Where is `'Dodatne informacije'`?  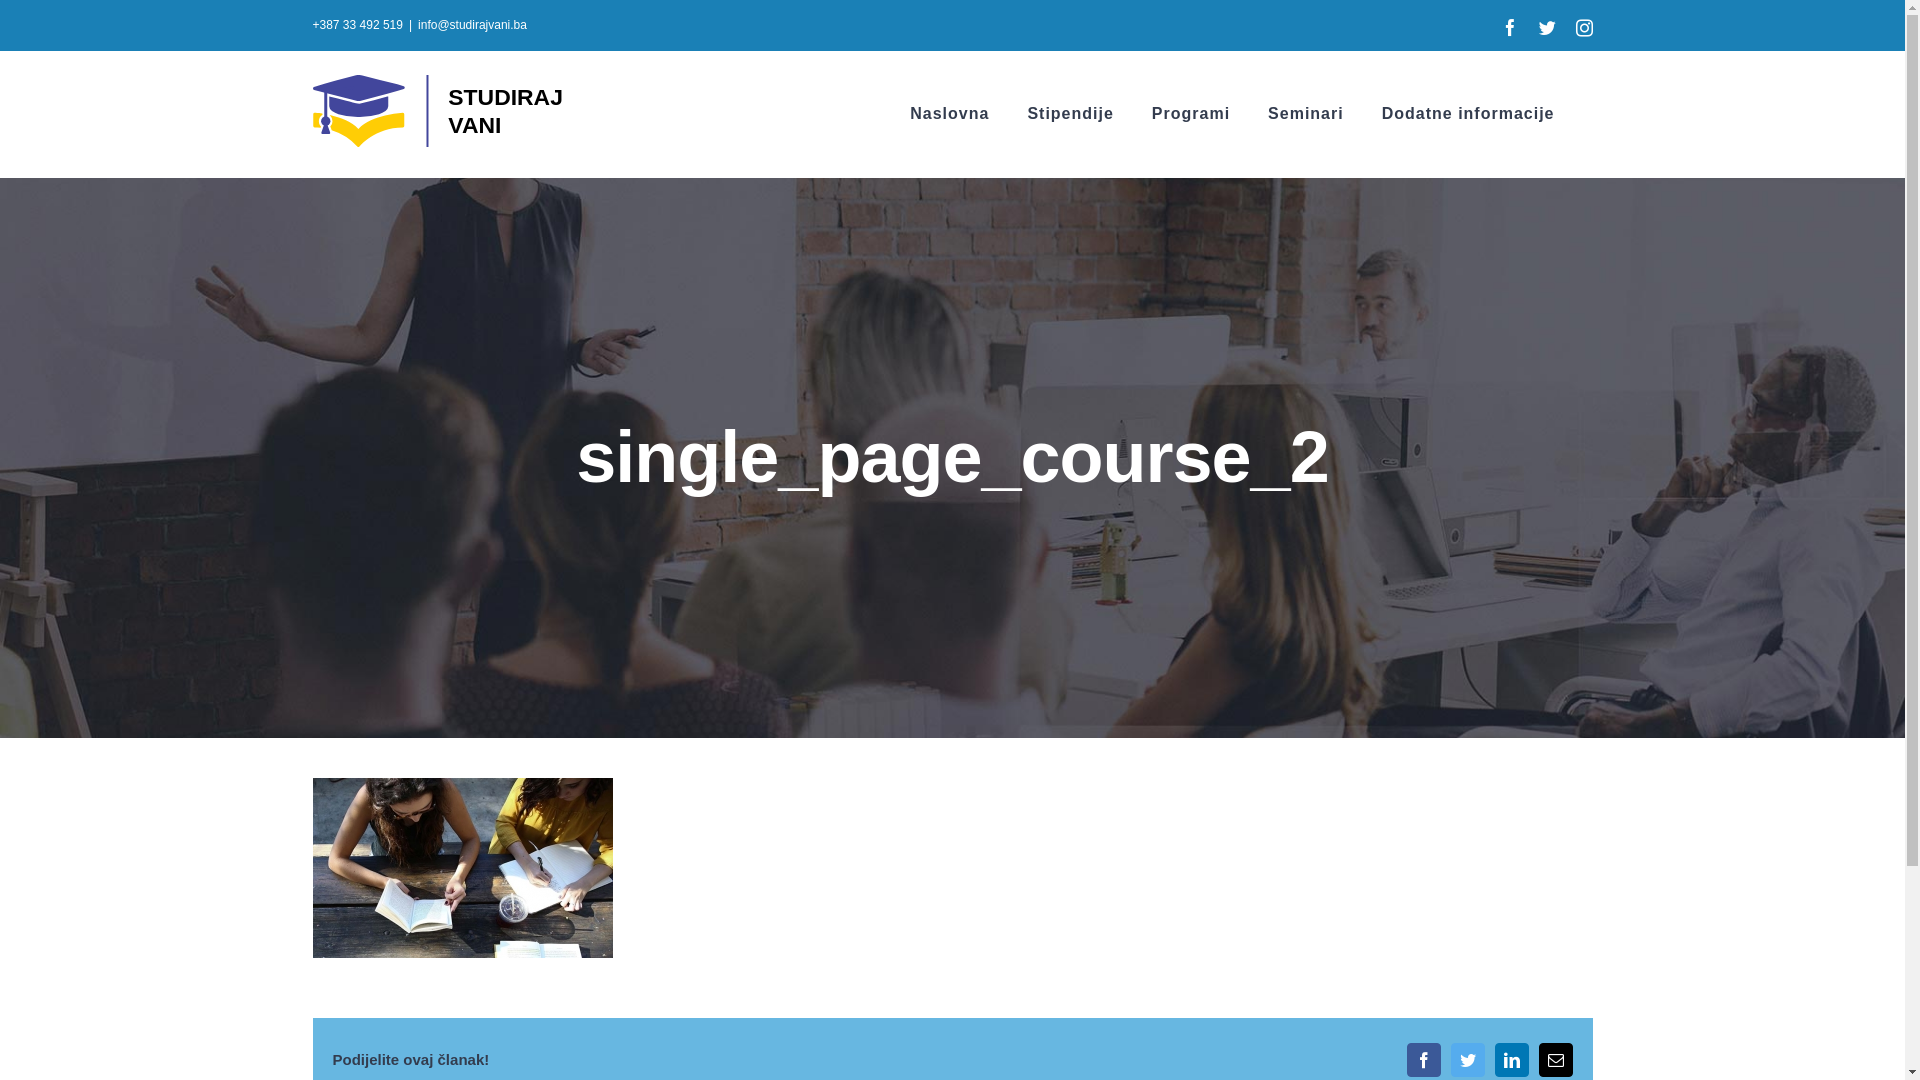 'Dodatne informacije' is located at coordinates (1381, 114).